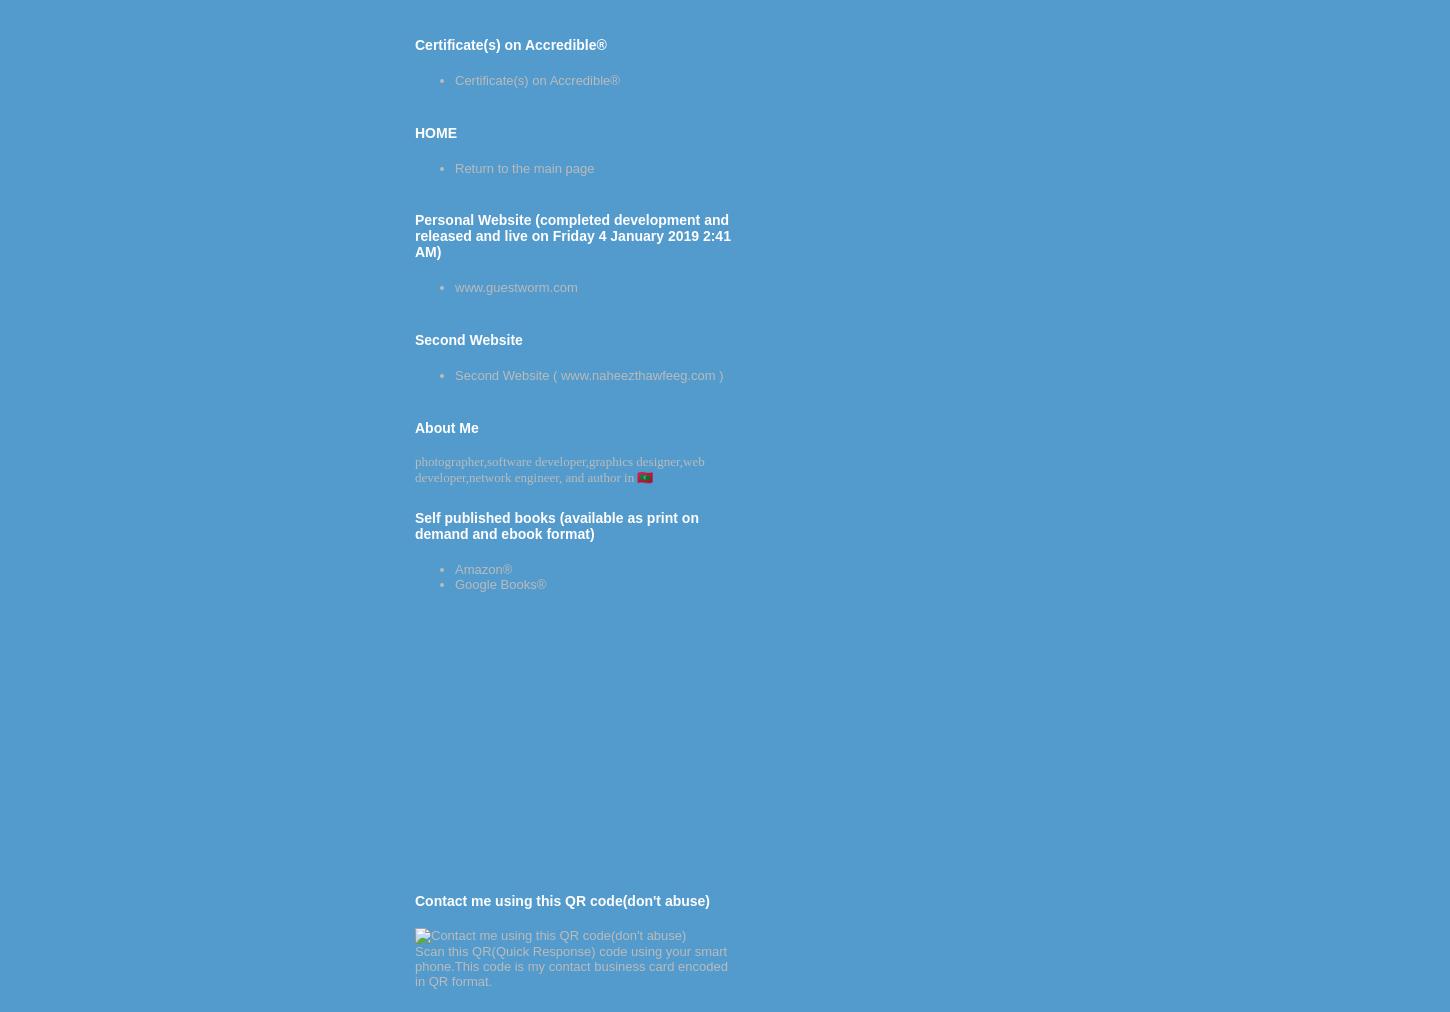  What do you see at coordinates (571, 965) in the screenshot?
I see `'Scan this QR(Quick Response) code using your smart phone.This code is my contact business card encoded in QR format.'` at bounding box center [571, 965].